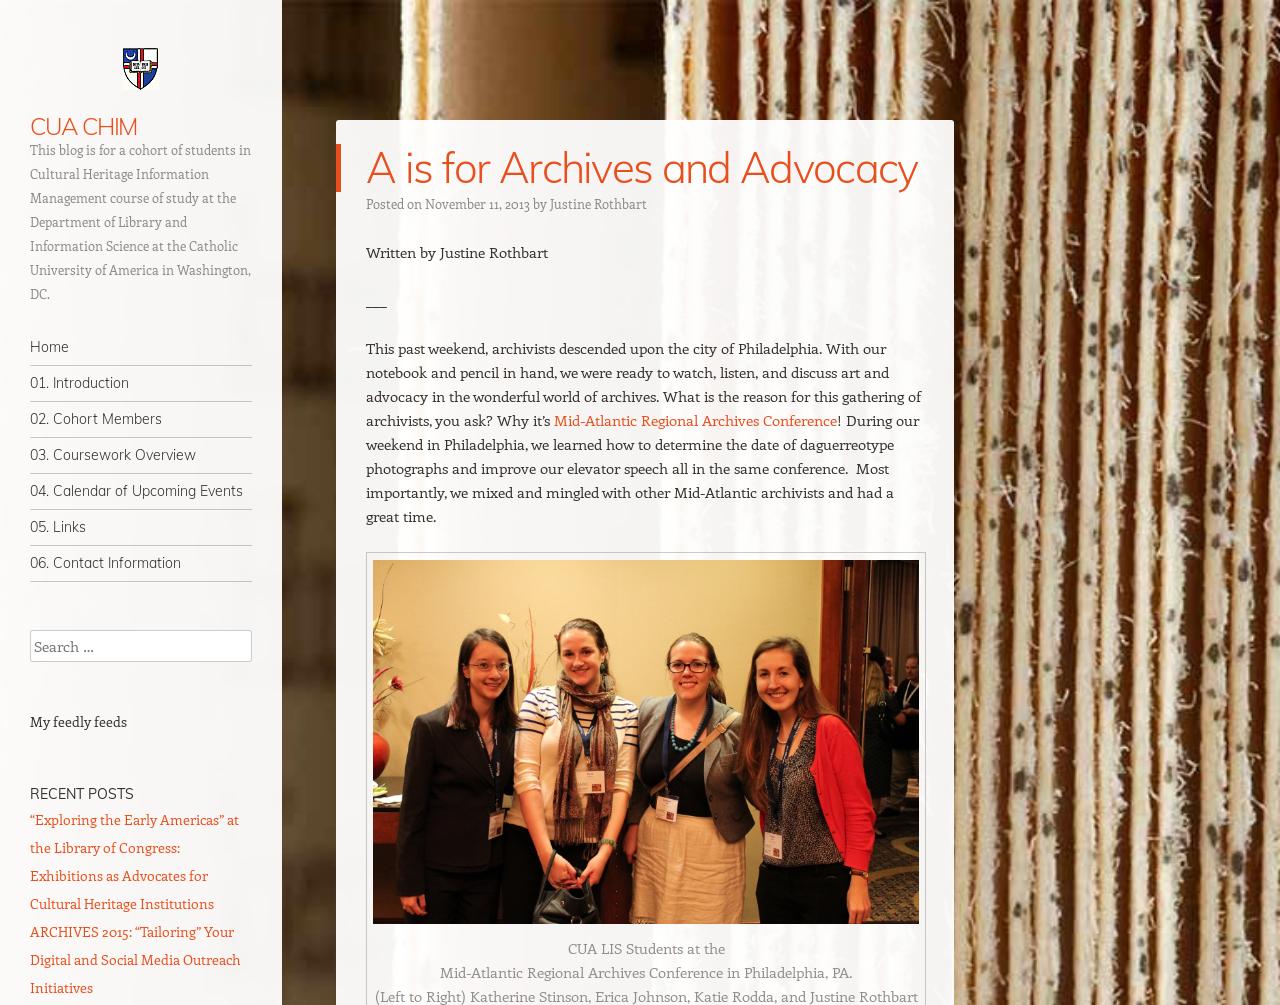 The width and height of the screenshot is (1280, 1005). I want to click on '06. Contact Information', so click(104, 562).